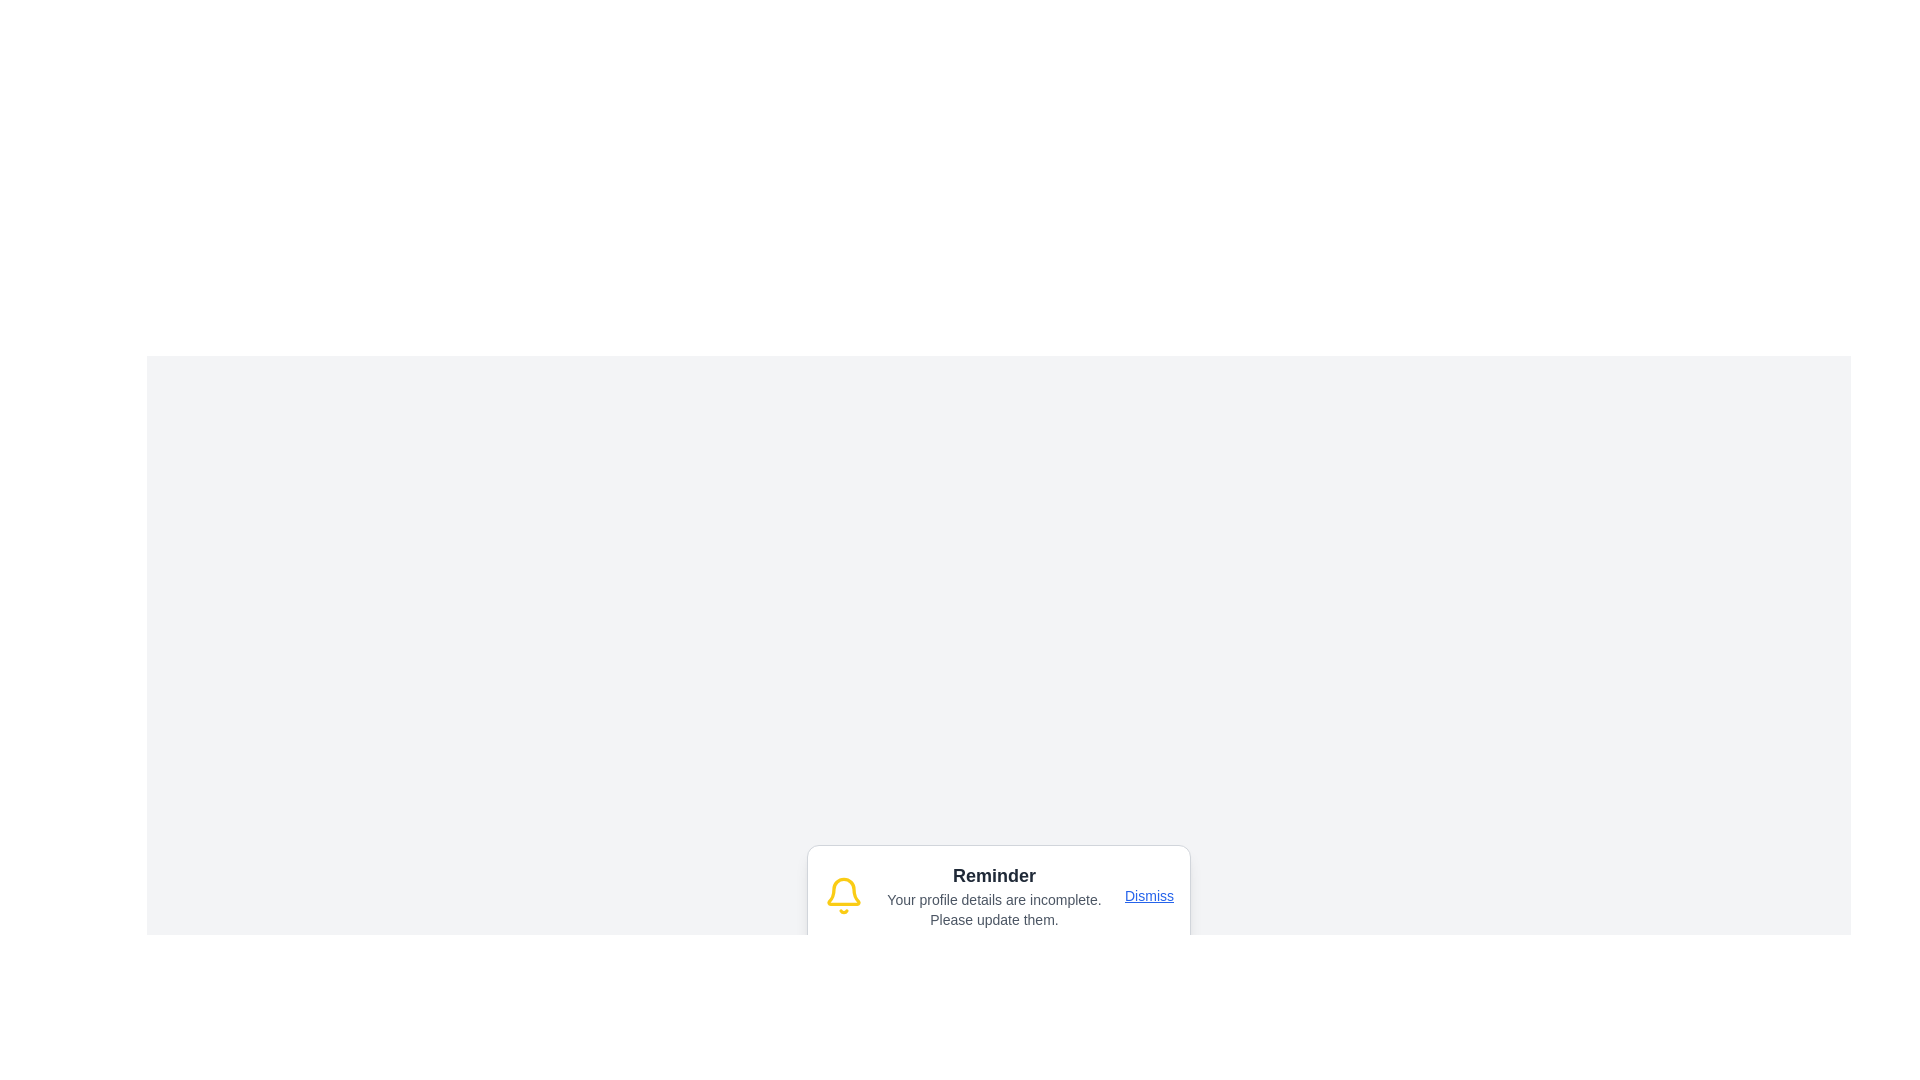 Image resolution: width=1920 pixels, height=1080 pixels. What do you see at coordinates (994, 874) in the screenshot?
I see `the 'Reminder' static text label, which is prominently displayed in bold, large, gray-black font at the top of the notification card` at bounding box center [994, 874].